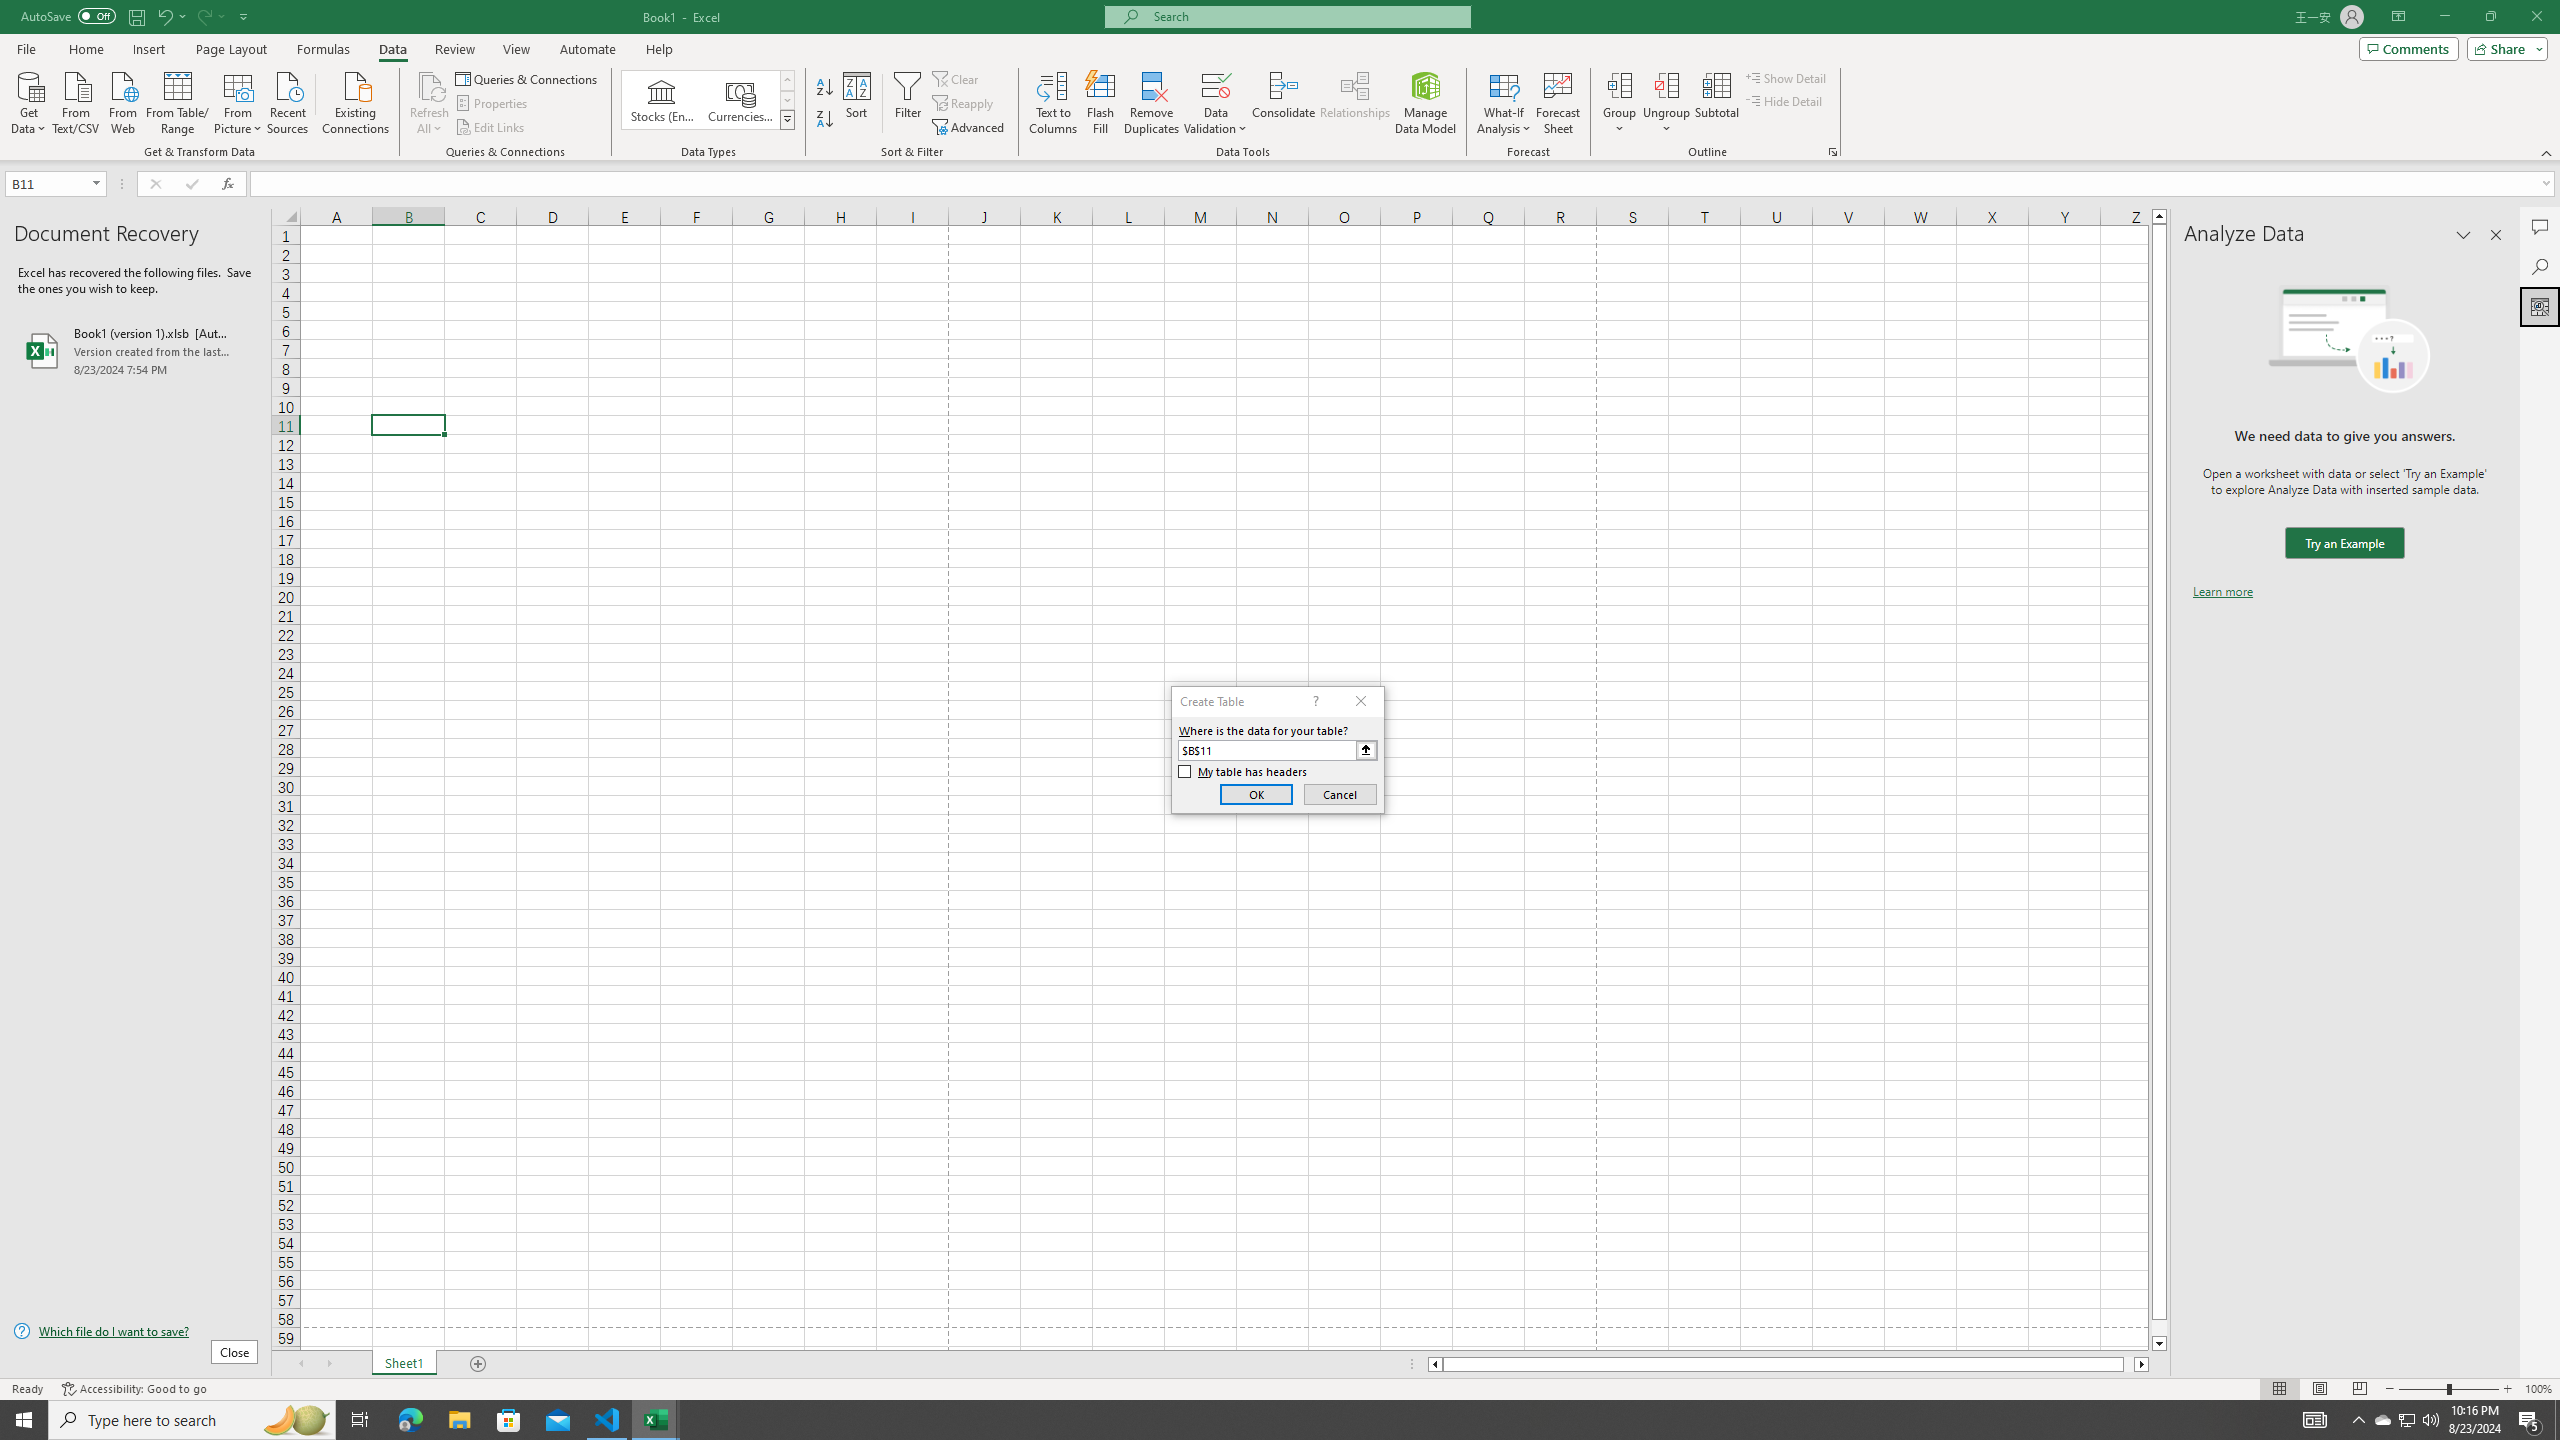  Describe the element at coordinates (1424, 103) in the screenshot. I see `'Manage Data Model'` at that location.